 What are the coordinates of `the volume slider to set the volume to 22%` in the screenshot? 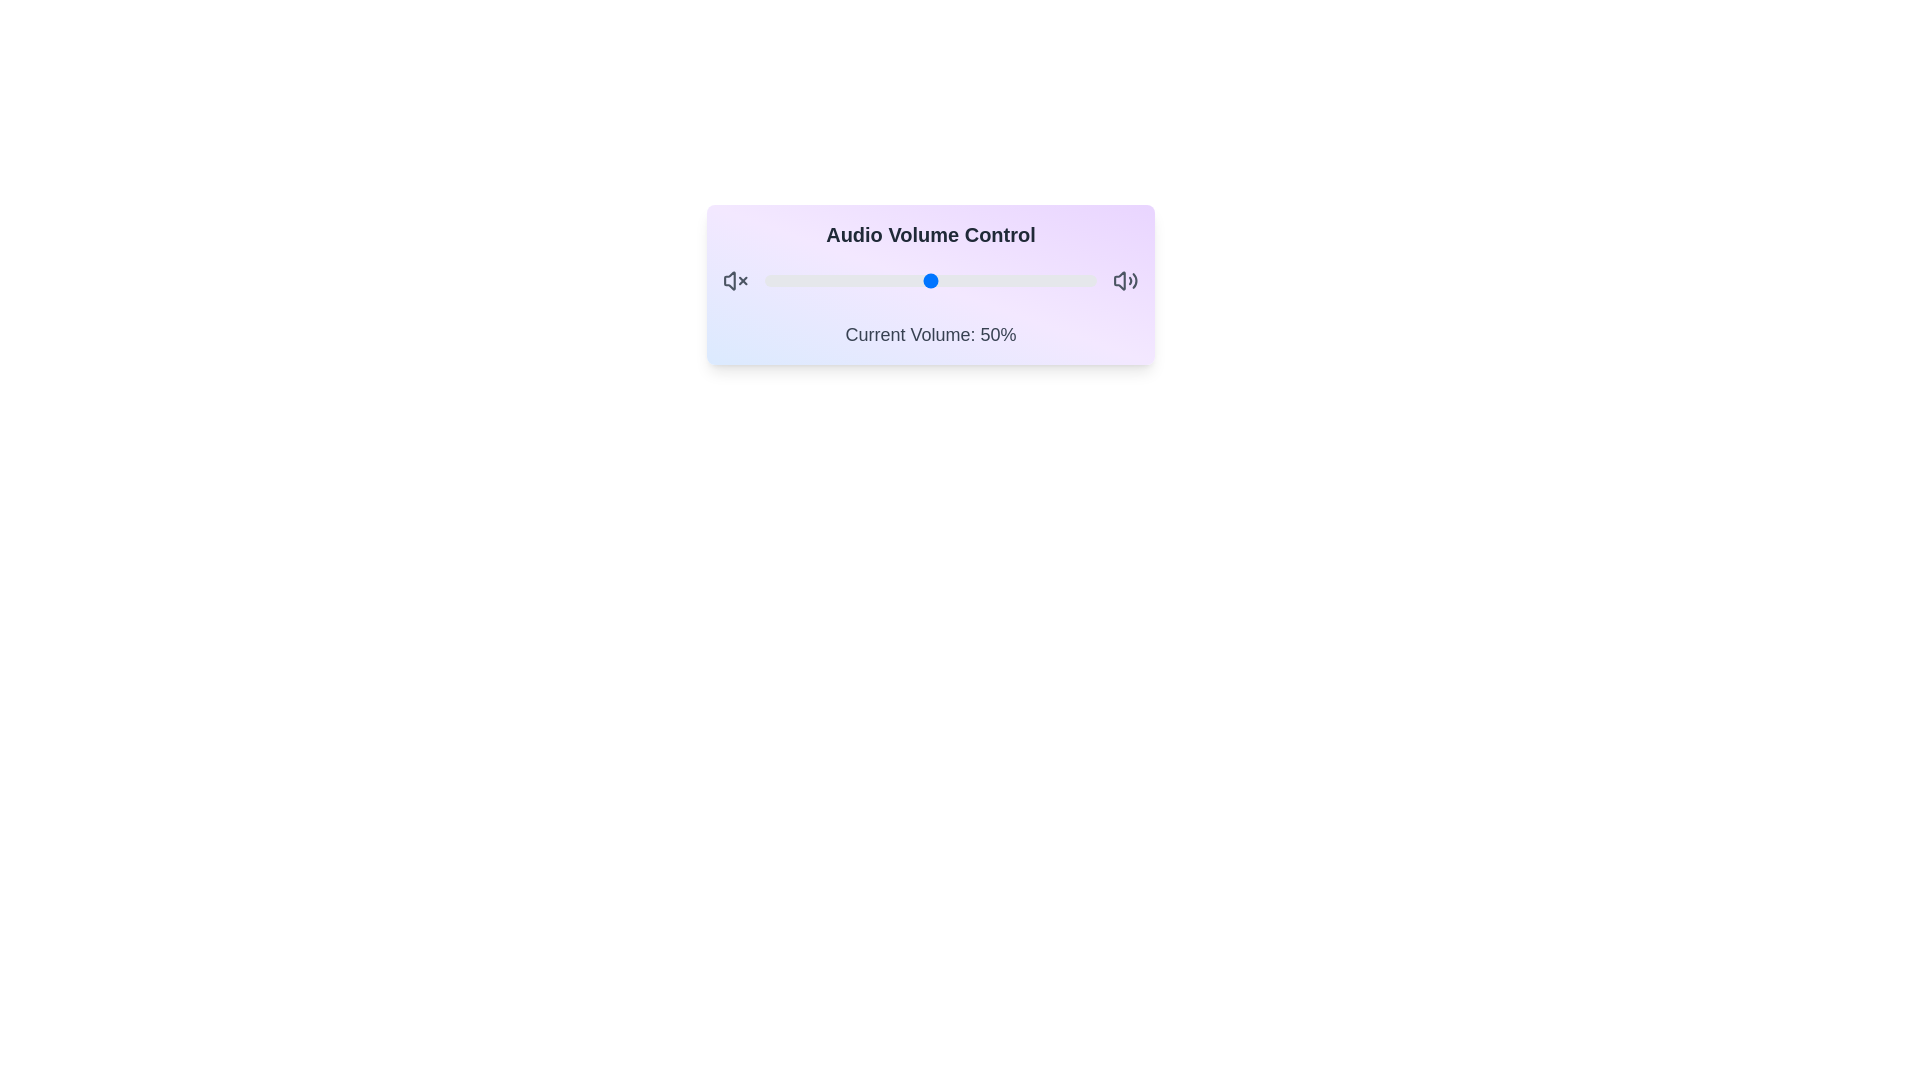 It's located at (837, 281).